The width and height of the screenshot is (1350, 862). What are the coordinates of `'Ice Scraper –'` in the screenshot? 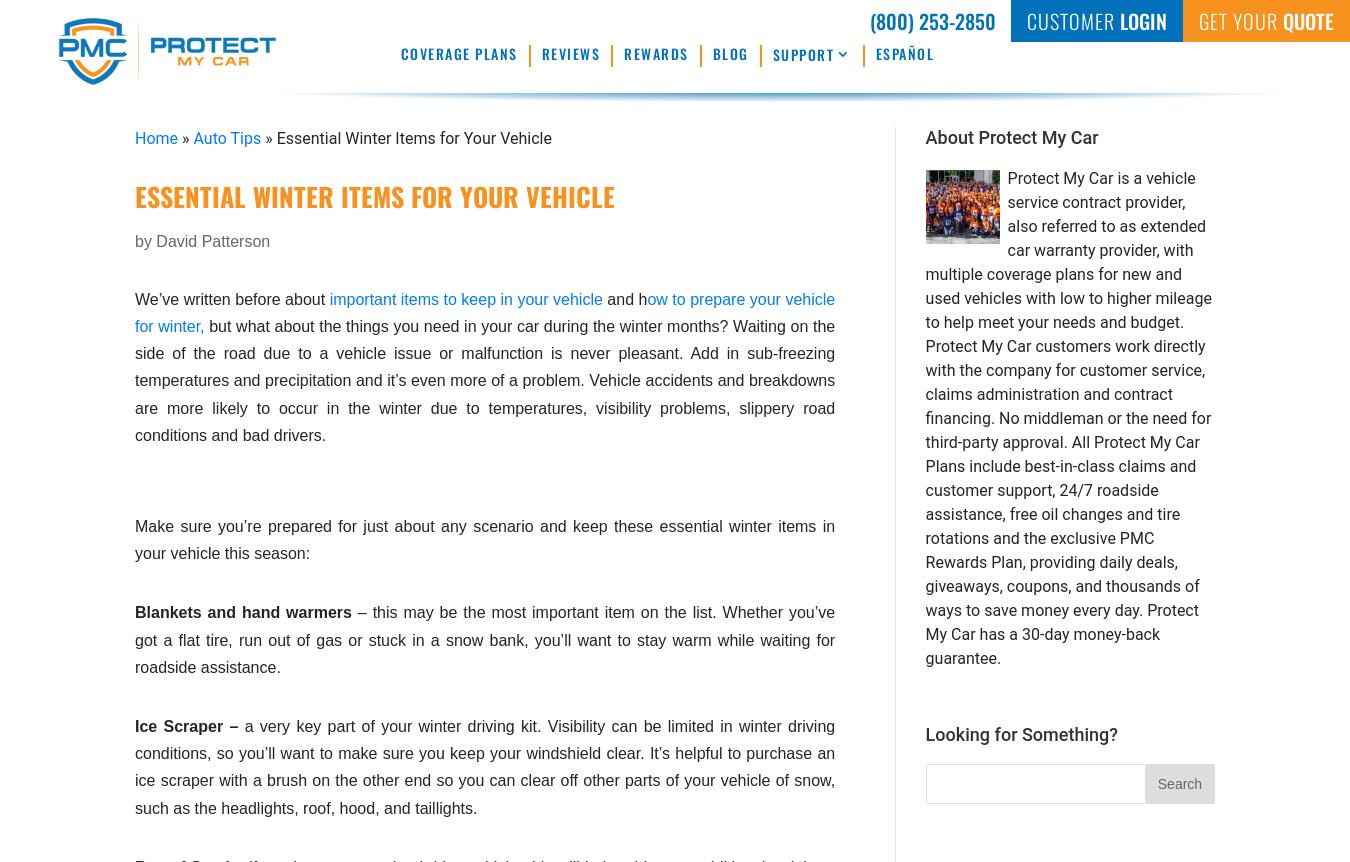 It's located at (189, 725).